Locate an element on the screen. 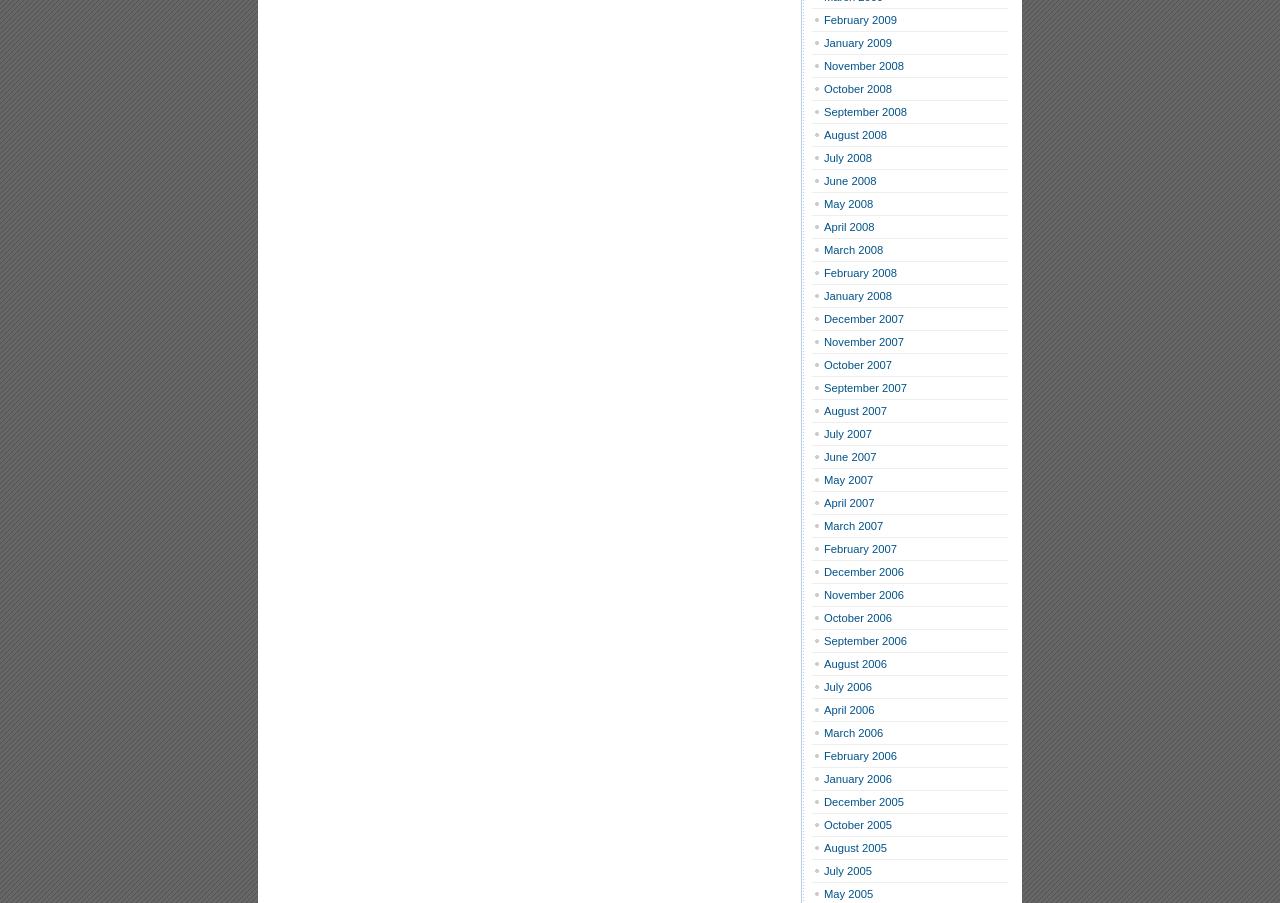 This screenshot has width=1280, height=903. 'February 2009' is located at coordinates (824, 18).